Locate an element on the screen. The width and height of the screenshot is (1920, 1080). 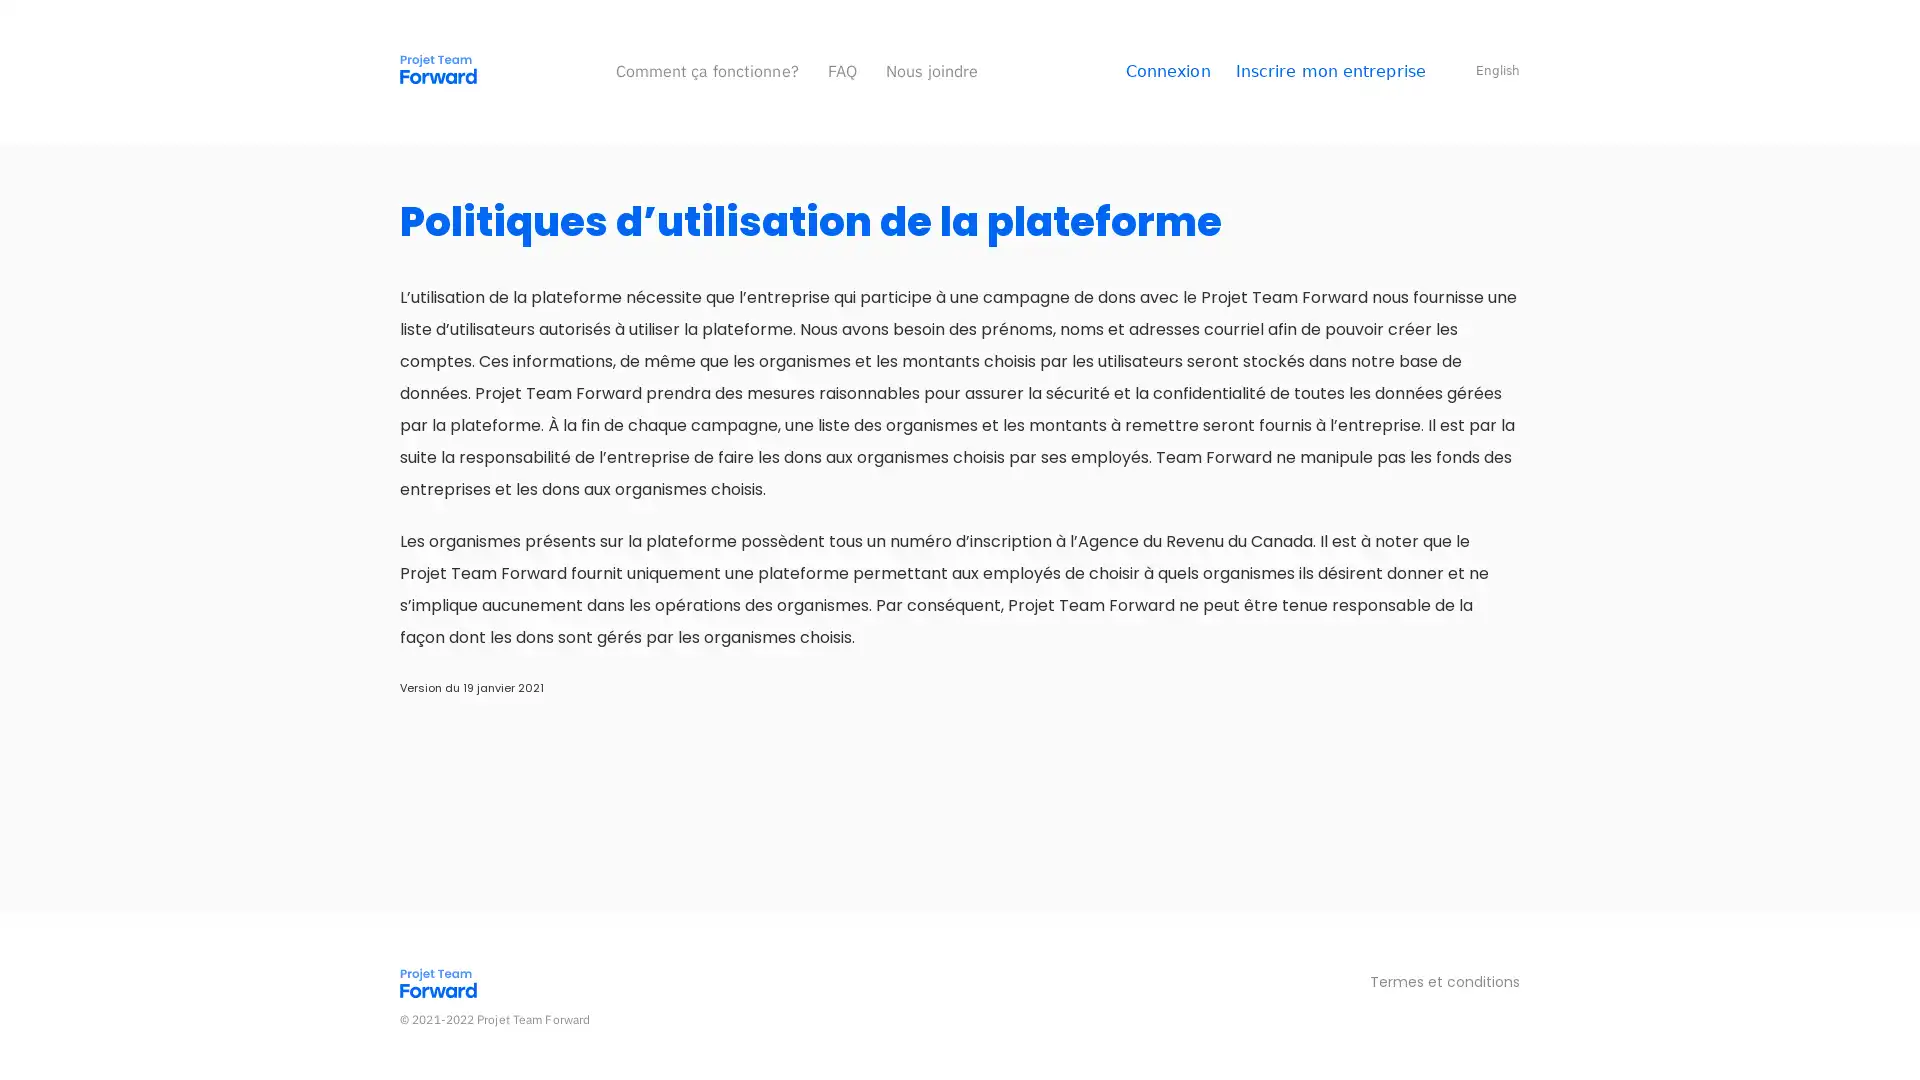
FAQ is located at coordinates (854, 69).